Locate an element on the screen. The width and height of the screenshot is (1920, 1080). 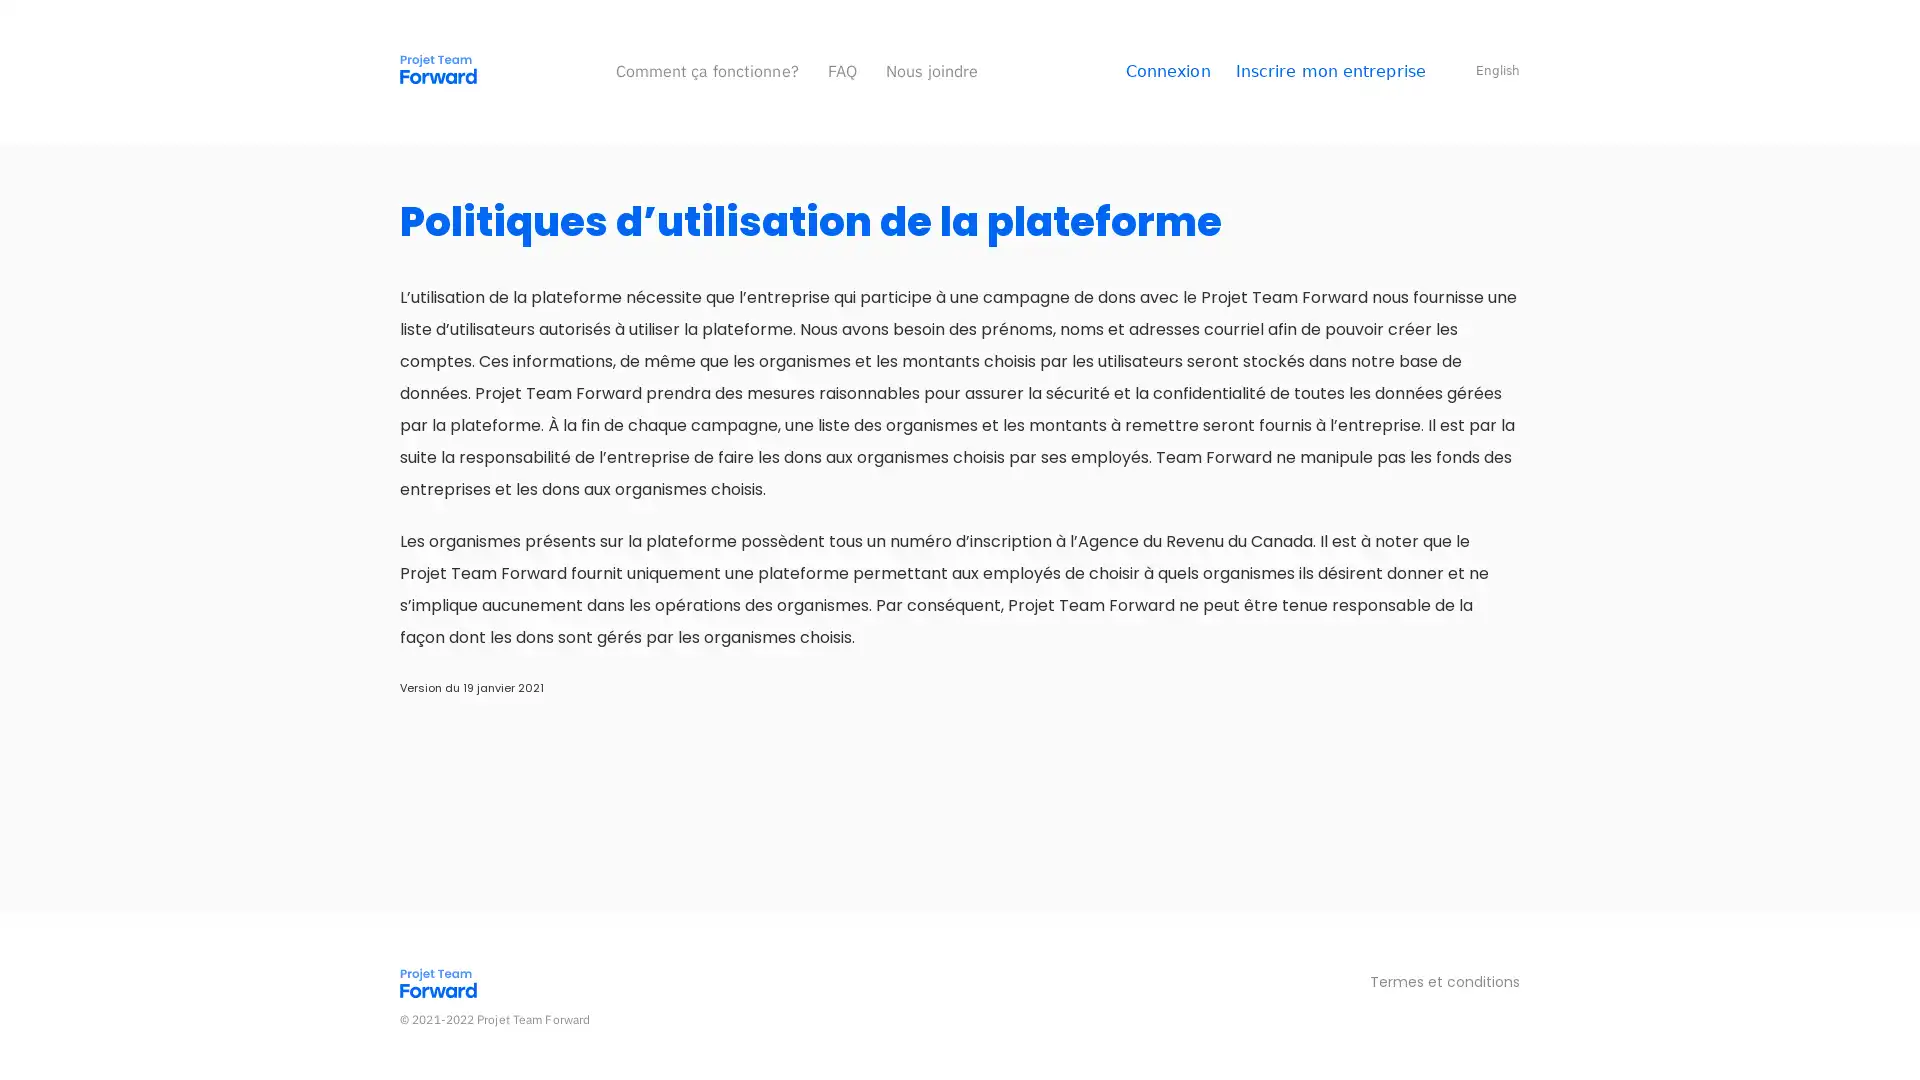
FAQ is located at coordinates (854, 69).